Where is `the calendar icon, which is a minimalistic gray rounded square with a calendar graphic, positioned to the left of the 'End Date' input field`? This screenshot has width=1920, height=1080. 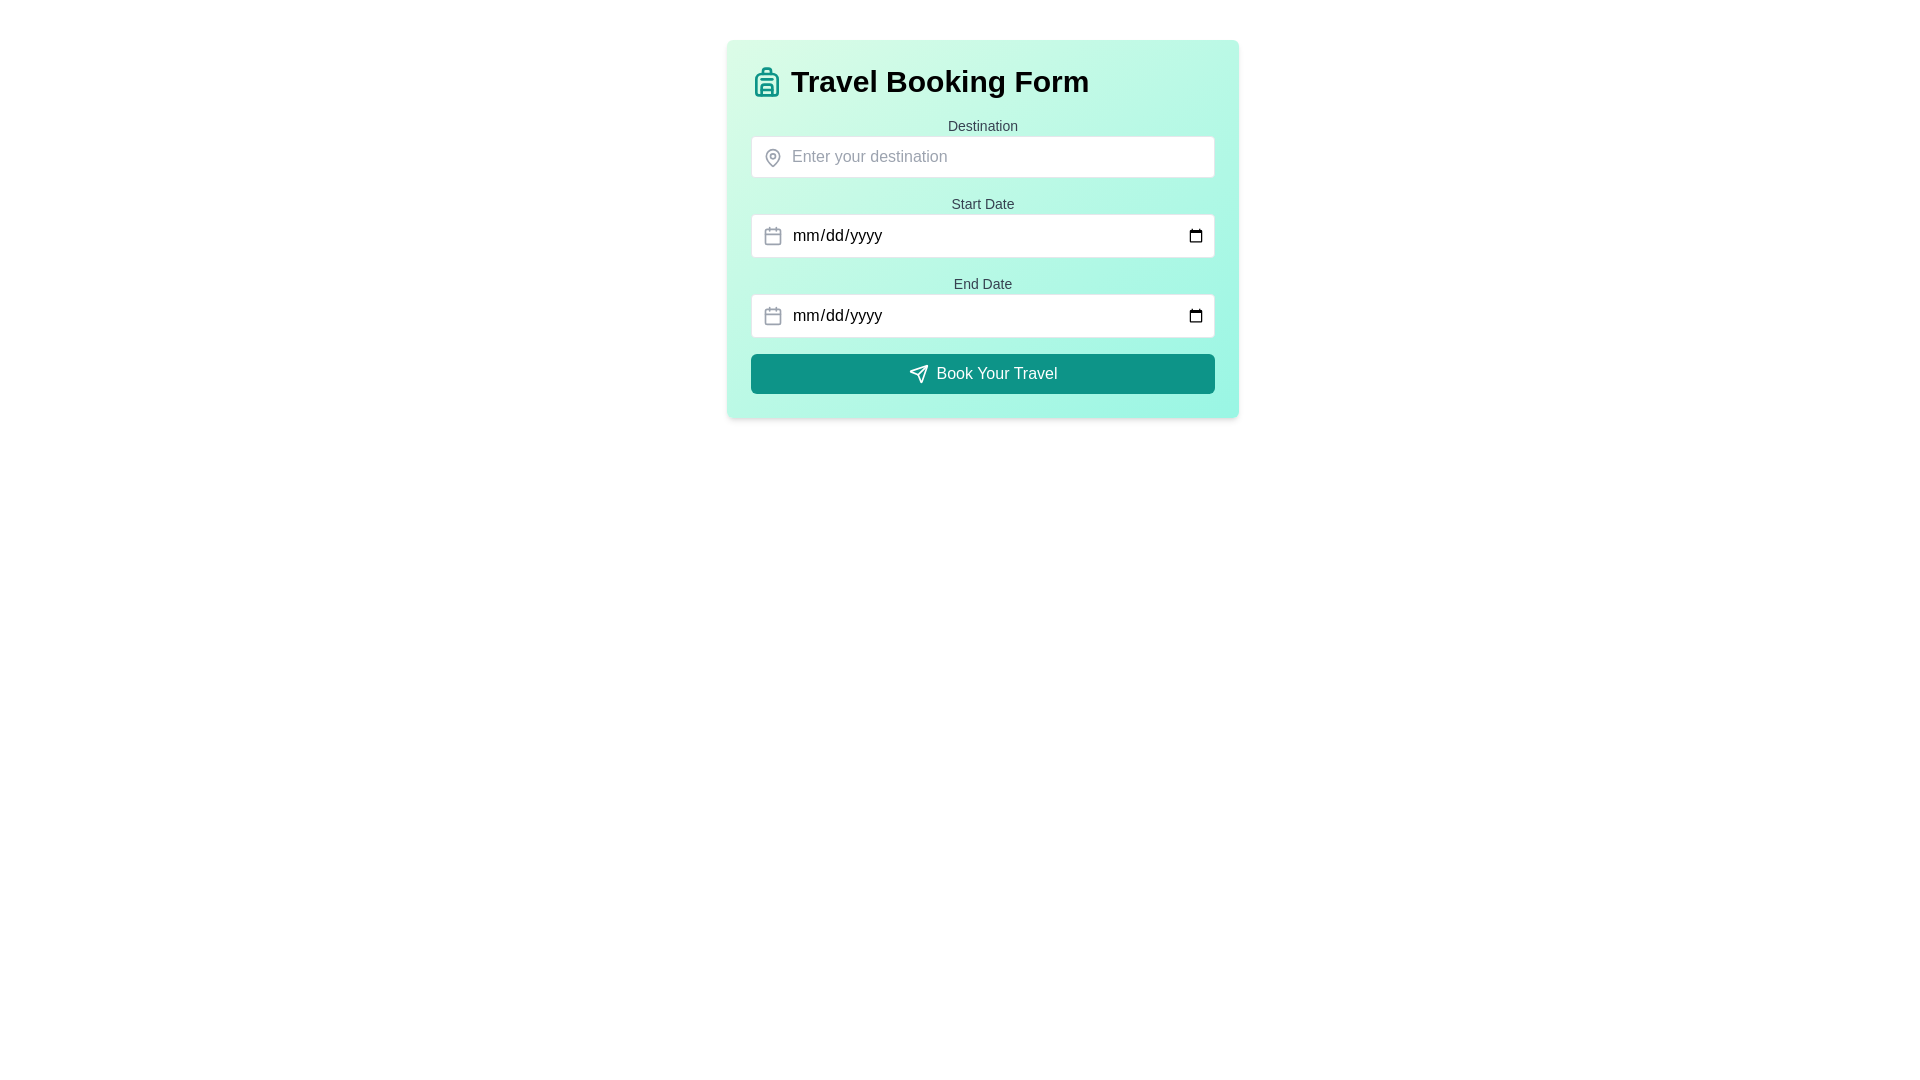
the calendar icon, which is a minimalistic gray rounded square with a calendar graphic, positioned to the left of the 'End Date' input field is located at coordinates (771, 315).